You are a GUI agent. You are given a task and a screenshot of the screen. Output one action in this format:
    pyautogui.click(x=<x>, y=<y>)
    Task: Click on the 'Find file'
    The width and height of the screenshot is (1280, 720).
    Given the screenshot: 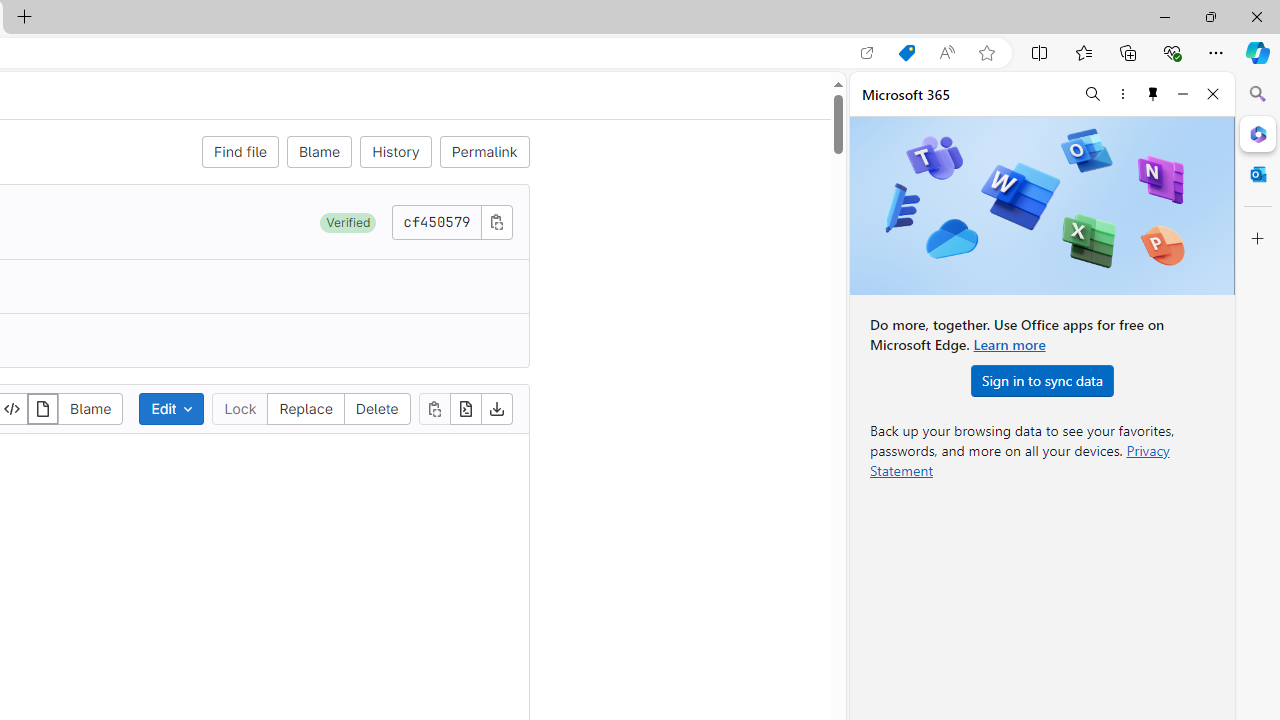 What is the action you would take?
    pyautogui.click(x=240, y=150)
    